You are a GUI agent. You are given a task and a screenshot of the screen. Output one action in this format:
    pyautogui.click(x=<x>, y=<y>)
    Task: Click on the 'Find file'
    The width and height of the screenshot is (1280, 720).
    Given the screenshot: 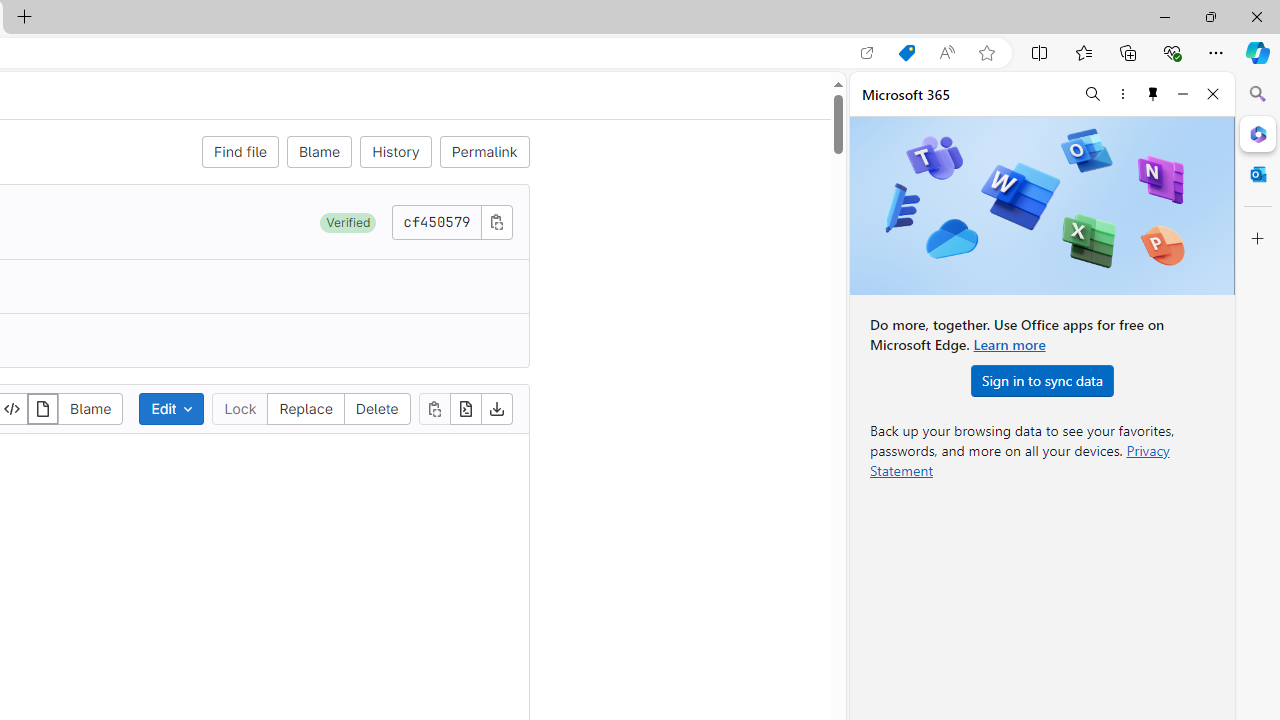 What is the action you would take?
    pyautogui.click(x=240, y=150)
    